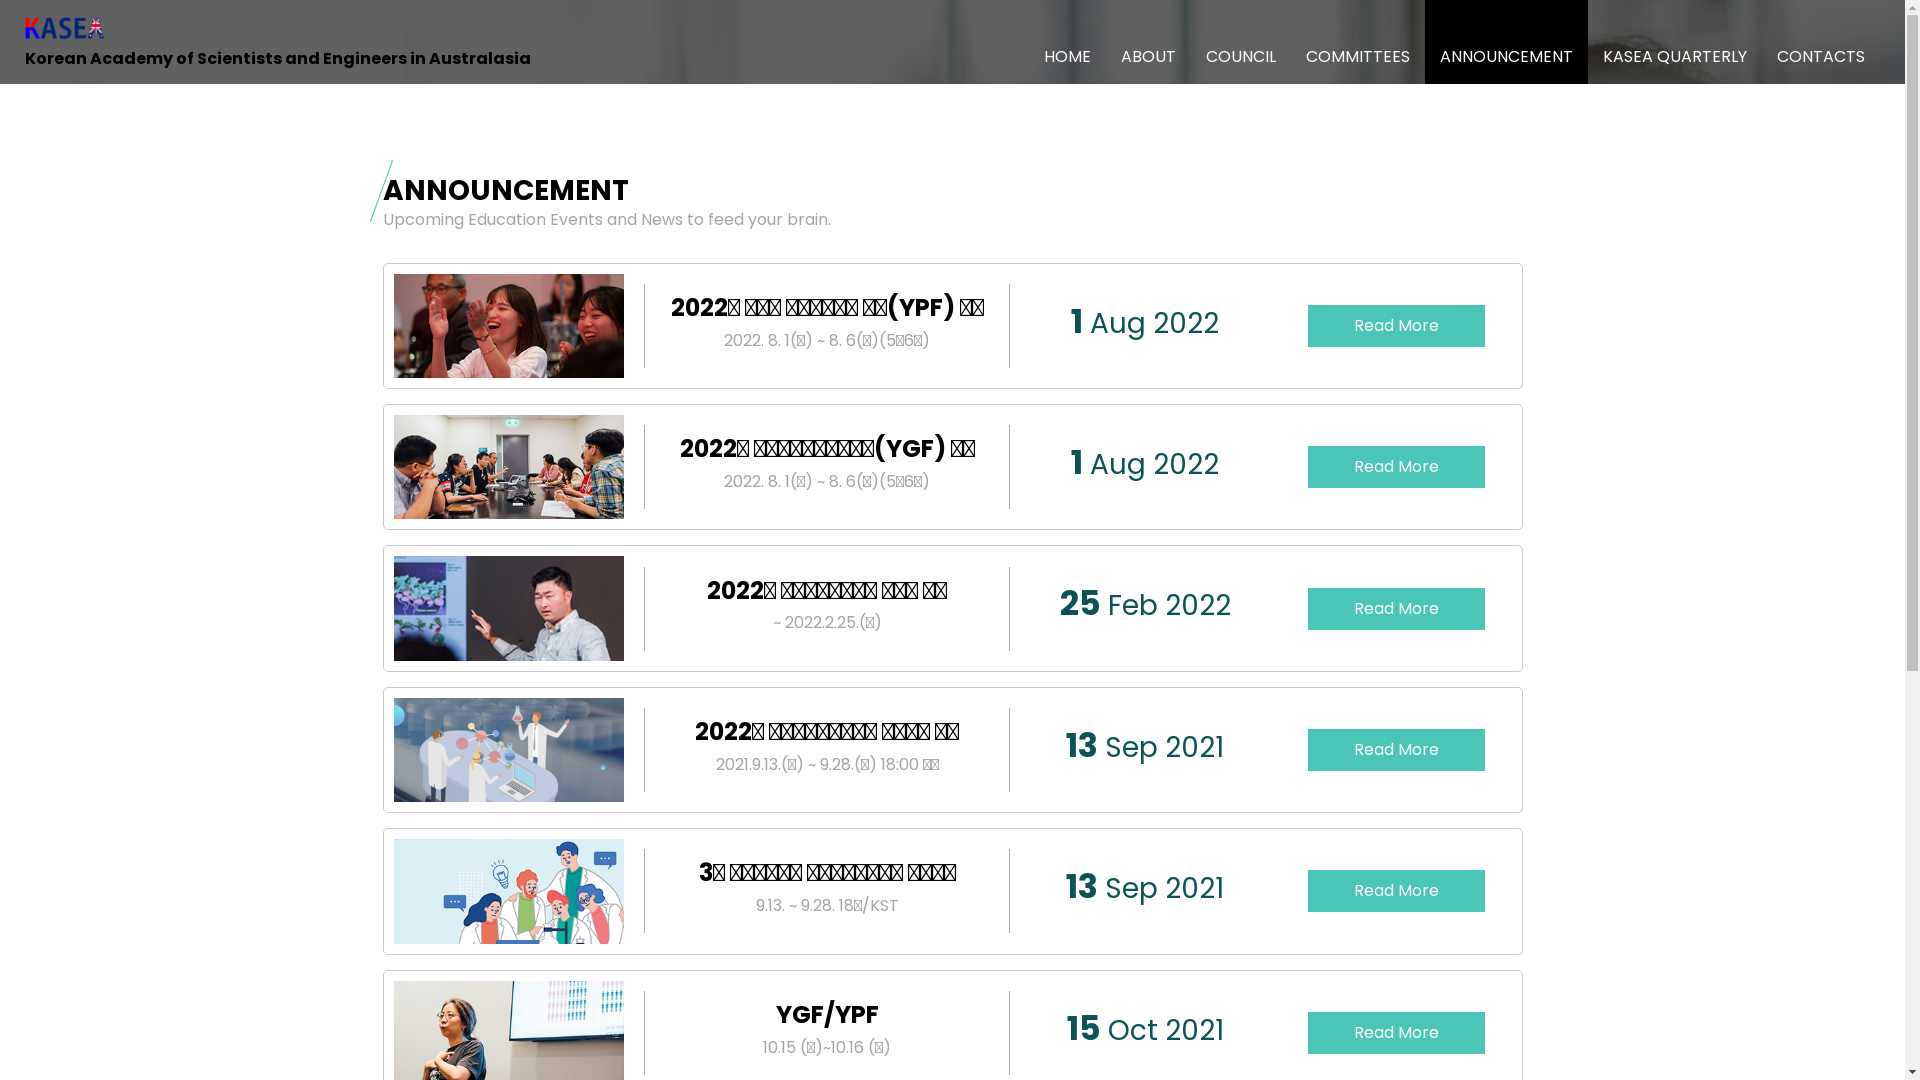 This screenshot has width=1920, height=1080. Describe the element at coordinates (1395, 1033) in the screenshot. I see `'Read More'` at that location.